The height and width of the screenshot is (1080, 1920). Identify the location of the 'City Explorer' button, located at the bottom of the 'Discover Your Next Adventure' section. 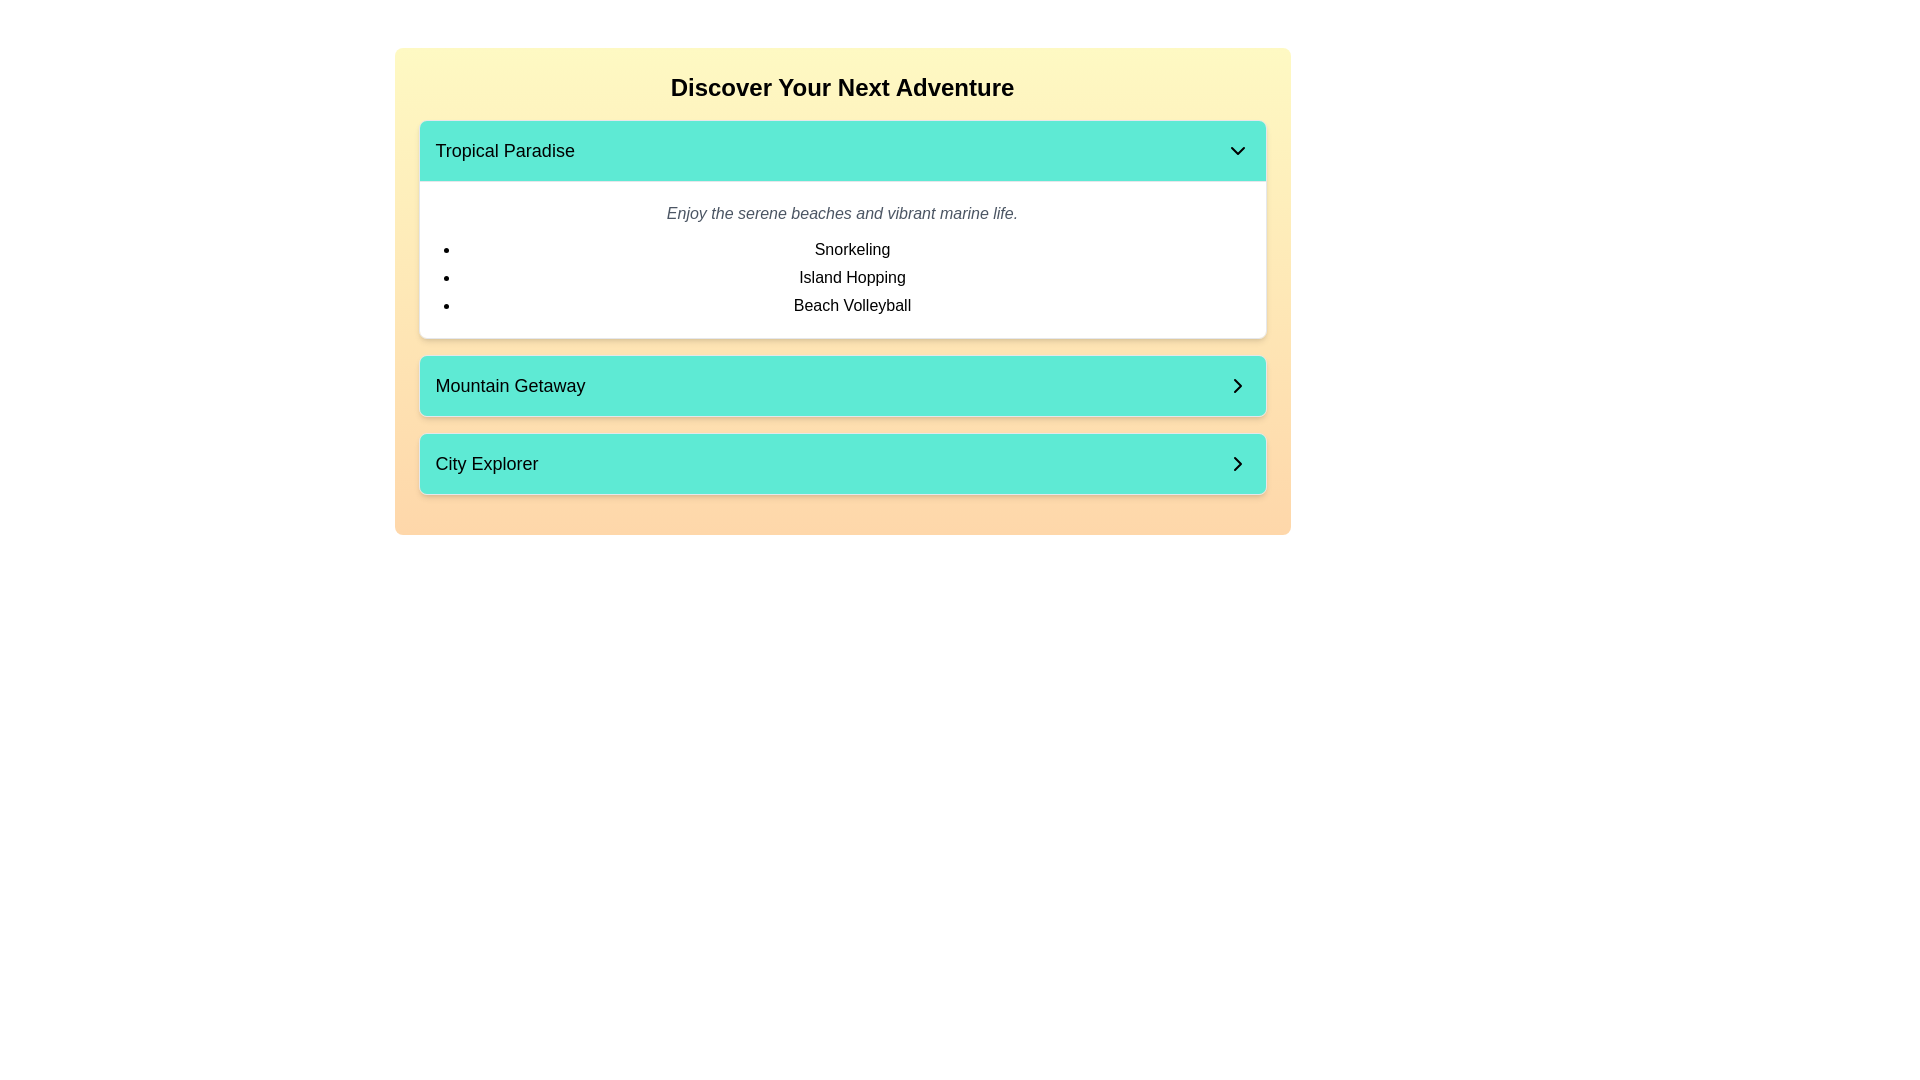
(842, 463).